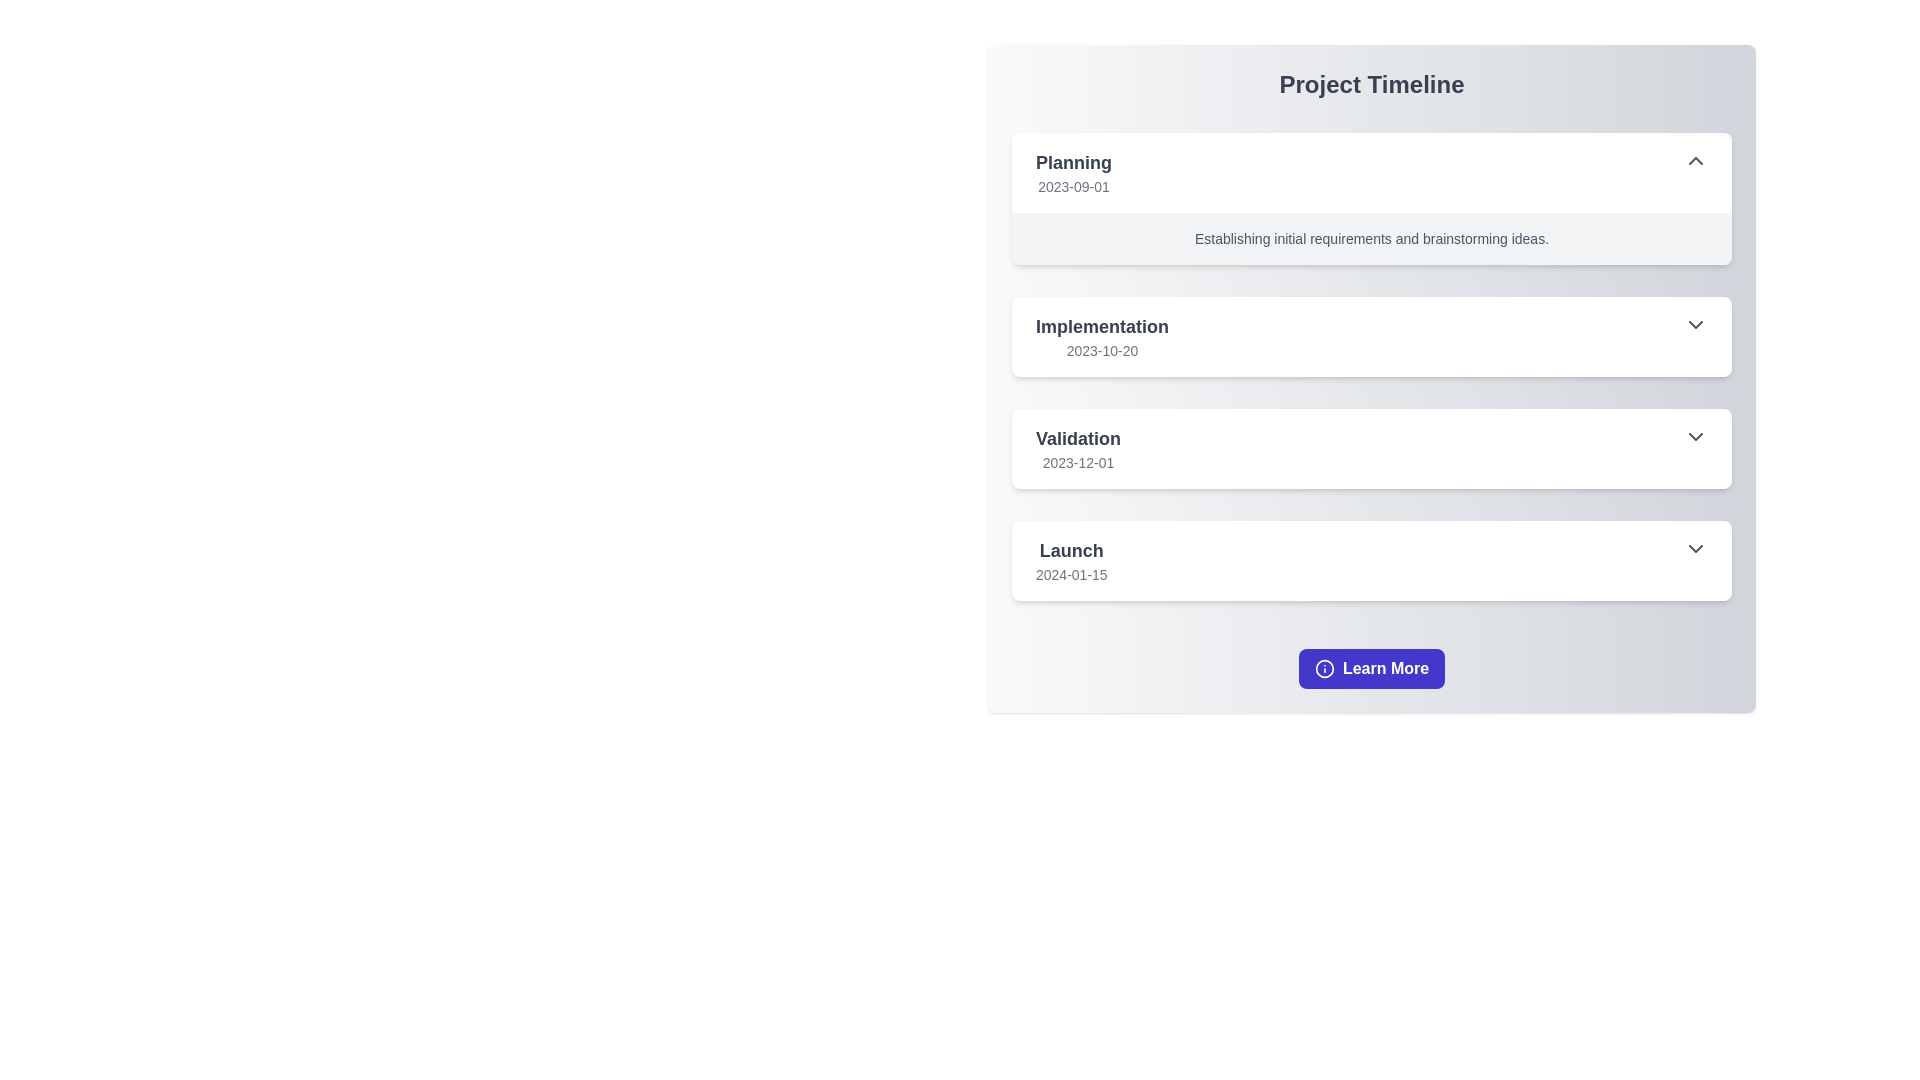 The width and height of the screenshot is (1920, 1080). I want to click on text value '2023-09-01' displayed in a small gray font located under the bold 'Planning' title within the first card of the vertical timeline list, so click(1073, 186).